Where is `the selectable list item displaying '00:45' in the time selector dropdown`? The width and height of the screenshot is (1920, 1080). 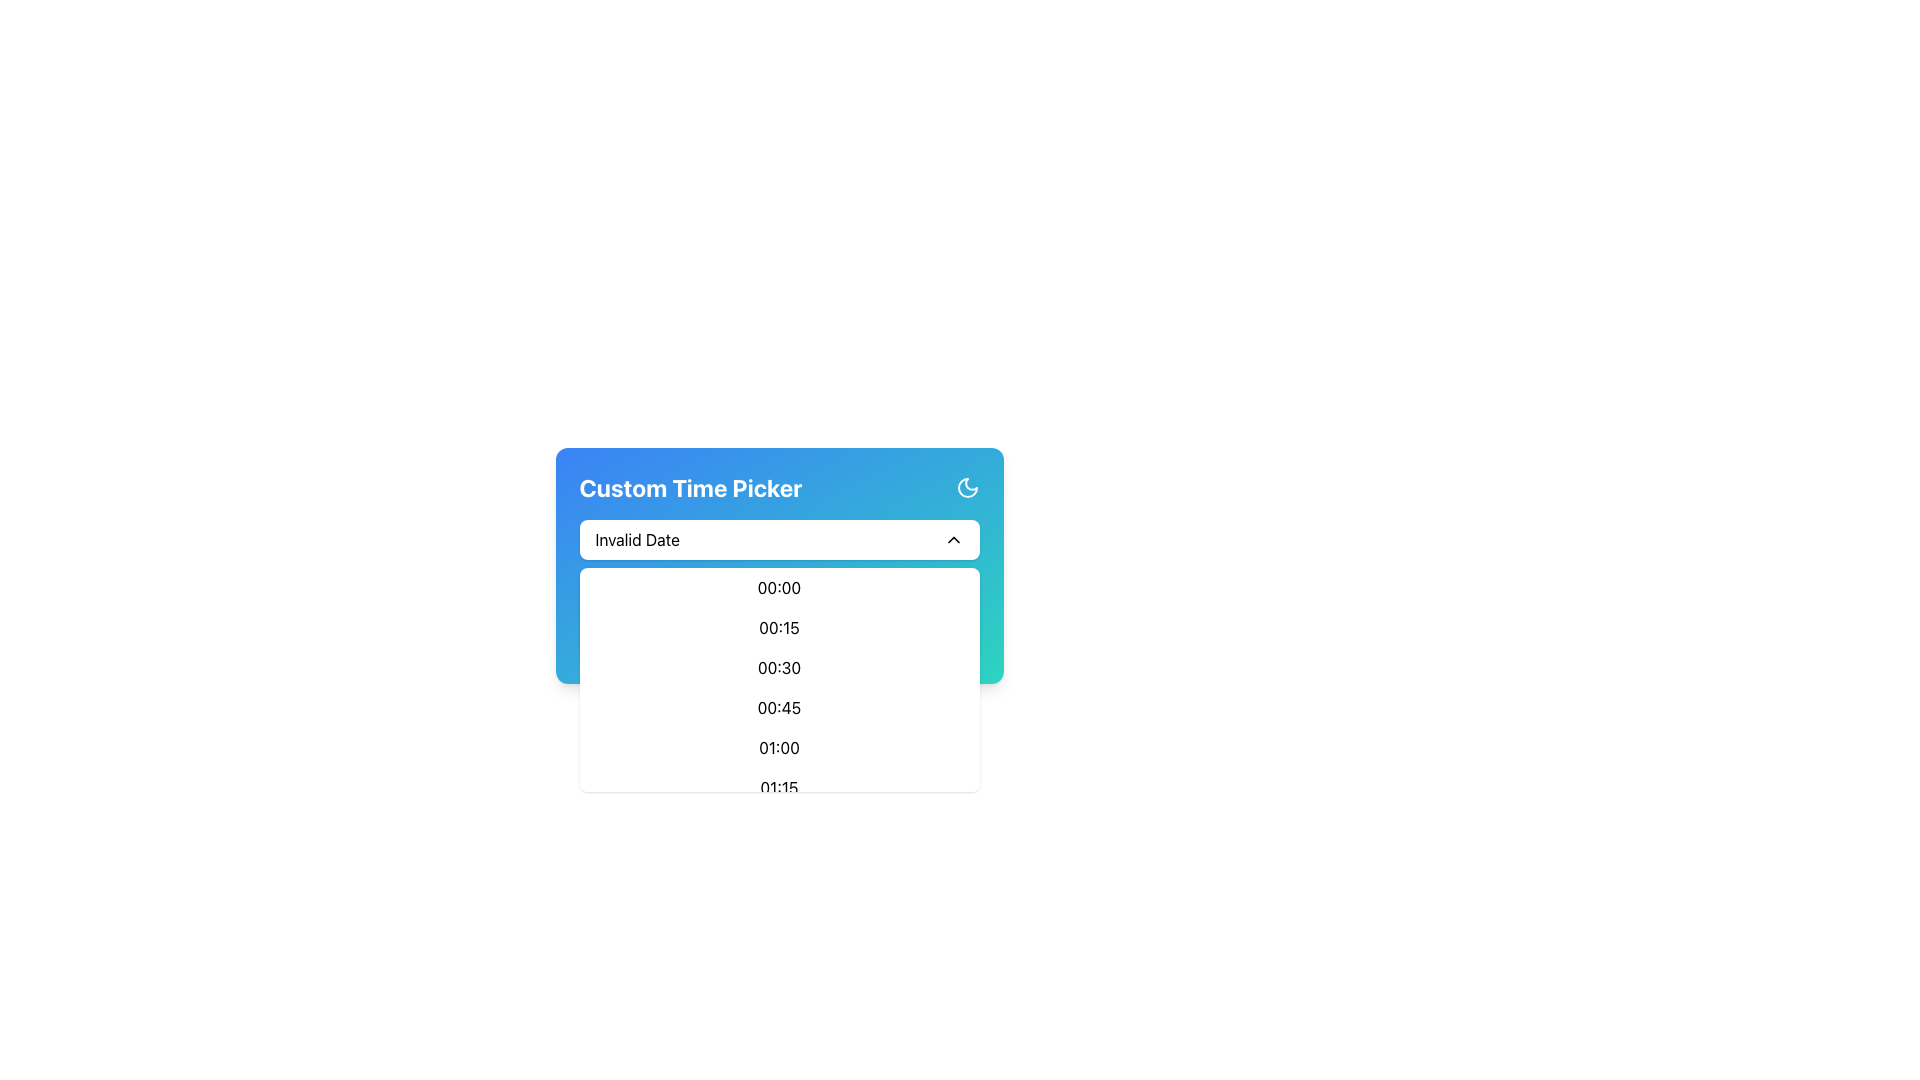
the selectable list item displaying '00:45' in the time selector dropdown is located at coordinates (778, 707).